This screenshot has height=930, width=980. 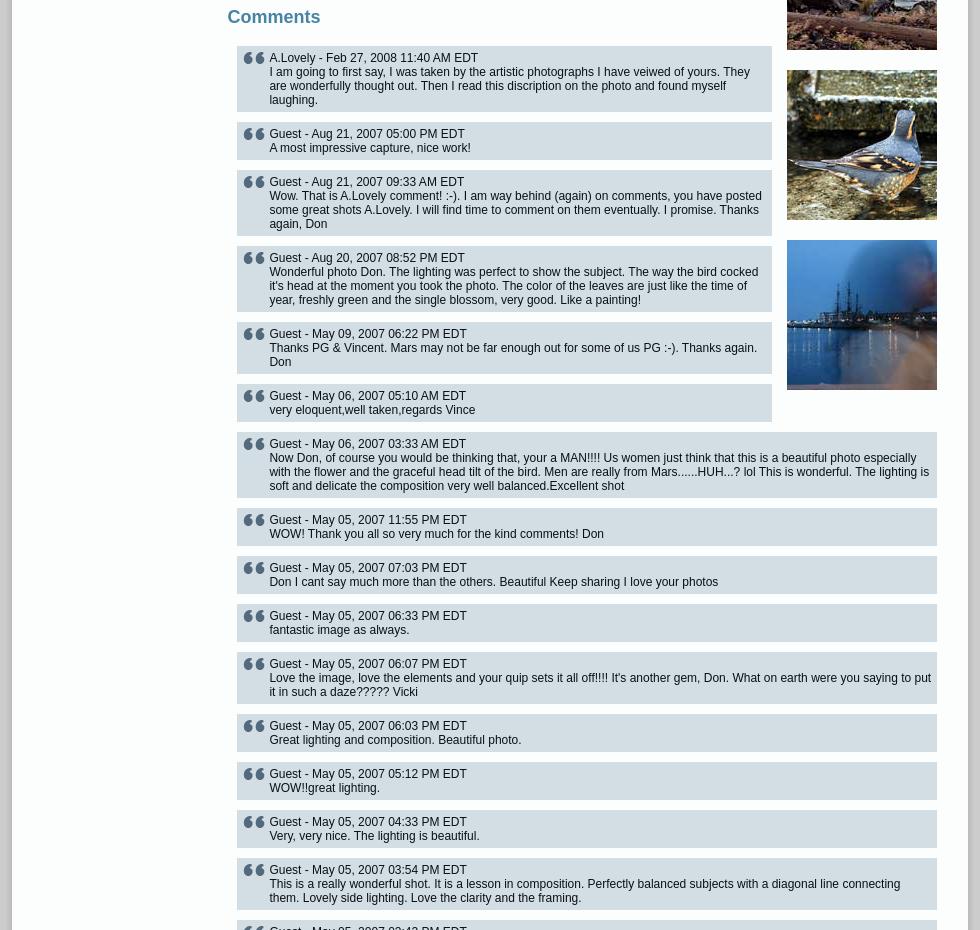 What do you see at coordinates (395, 740) in the screenshot?
I see `'Great lighting and composition.  Beautiful photo.'` at bounding box center [395, 740].